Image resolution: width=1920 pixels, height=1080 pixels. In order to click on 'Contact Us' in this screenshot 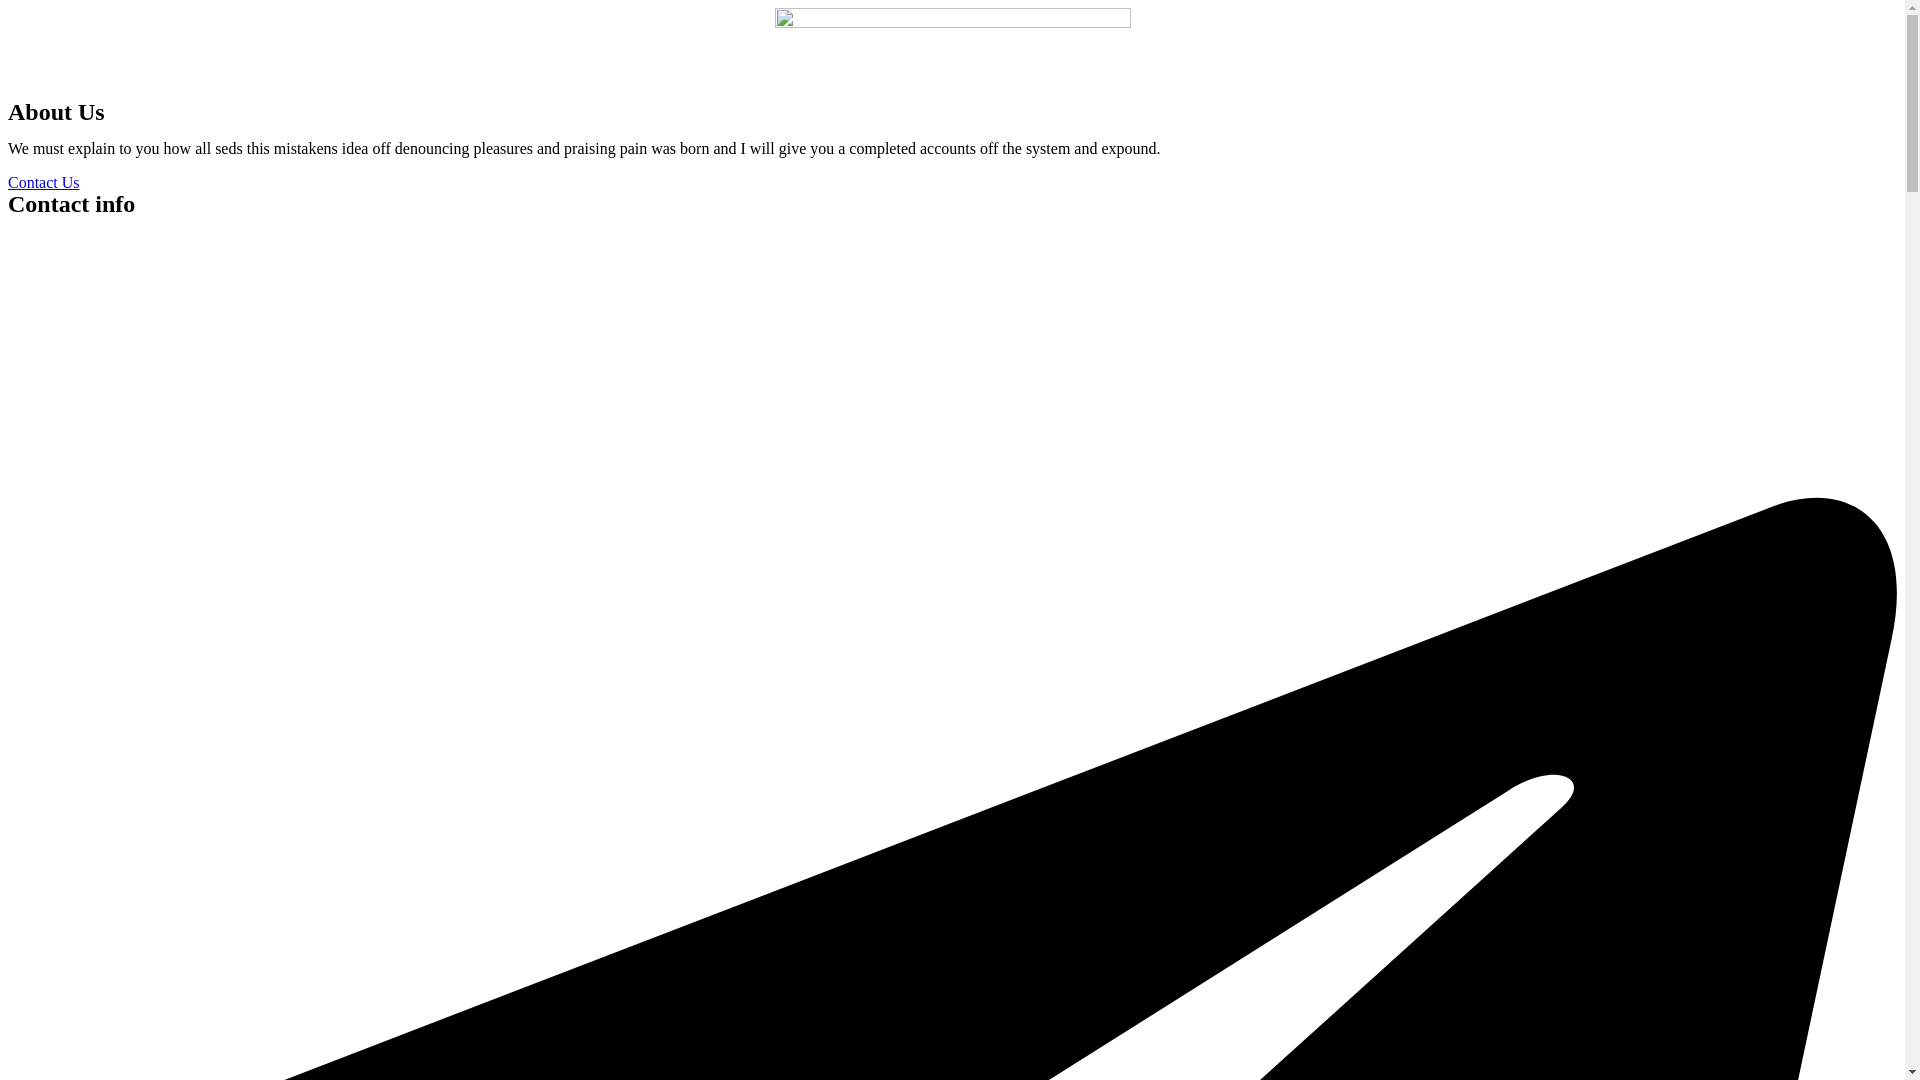, I will do `click(8, 182)`.